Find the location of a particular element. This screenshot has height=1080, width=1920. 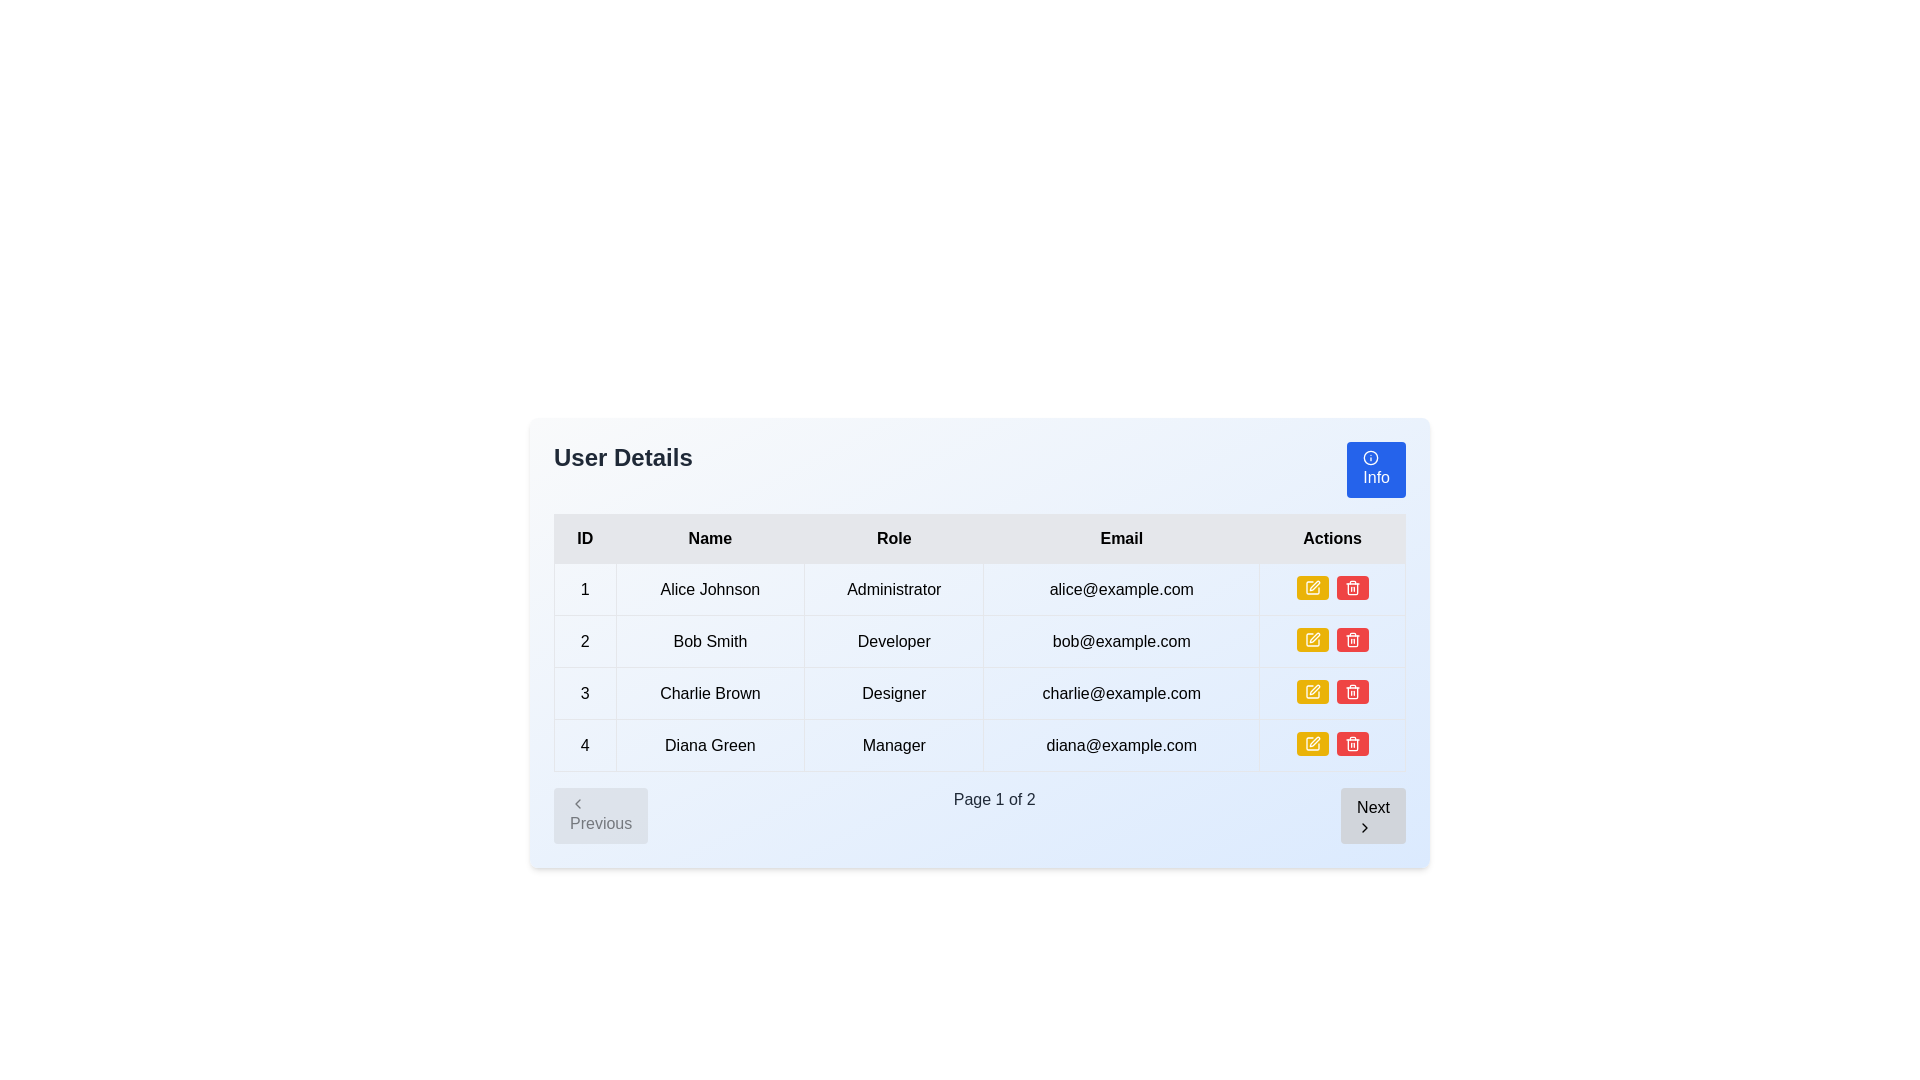

the static text displaying the email 'bob@example.com' in the 'Email' column of the user information table for user 'Bob Smith' is located at coordinates (1121, 641).